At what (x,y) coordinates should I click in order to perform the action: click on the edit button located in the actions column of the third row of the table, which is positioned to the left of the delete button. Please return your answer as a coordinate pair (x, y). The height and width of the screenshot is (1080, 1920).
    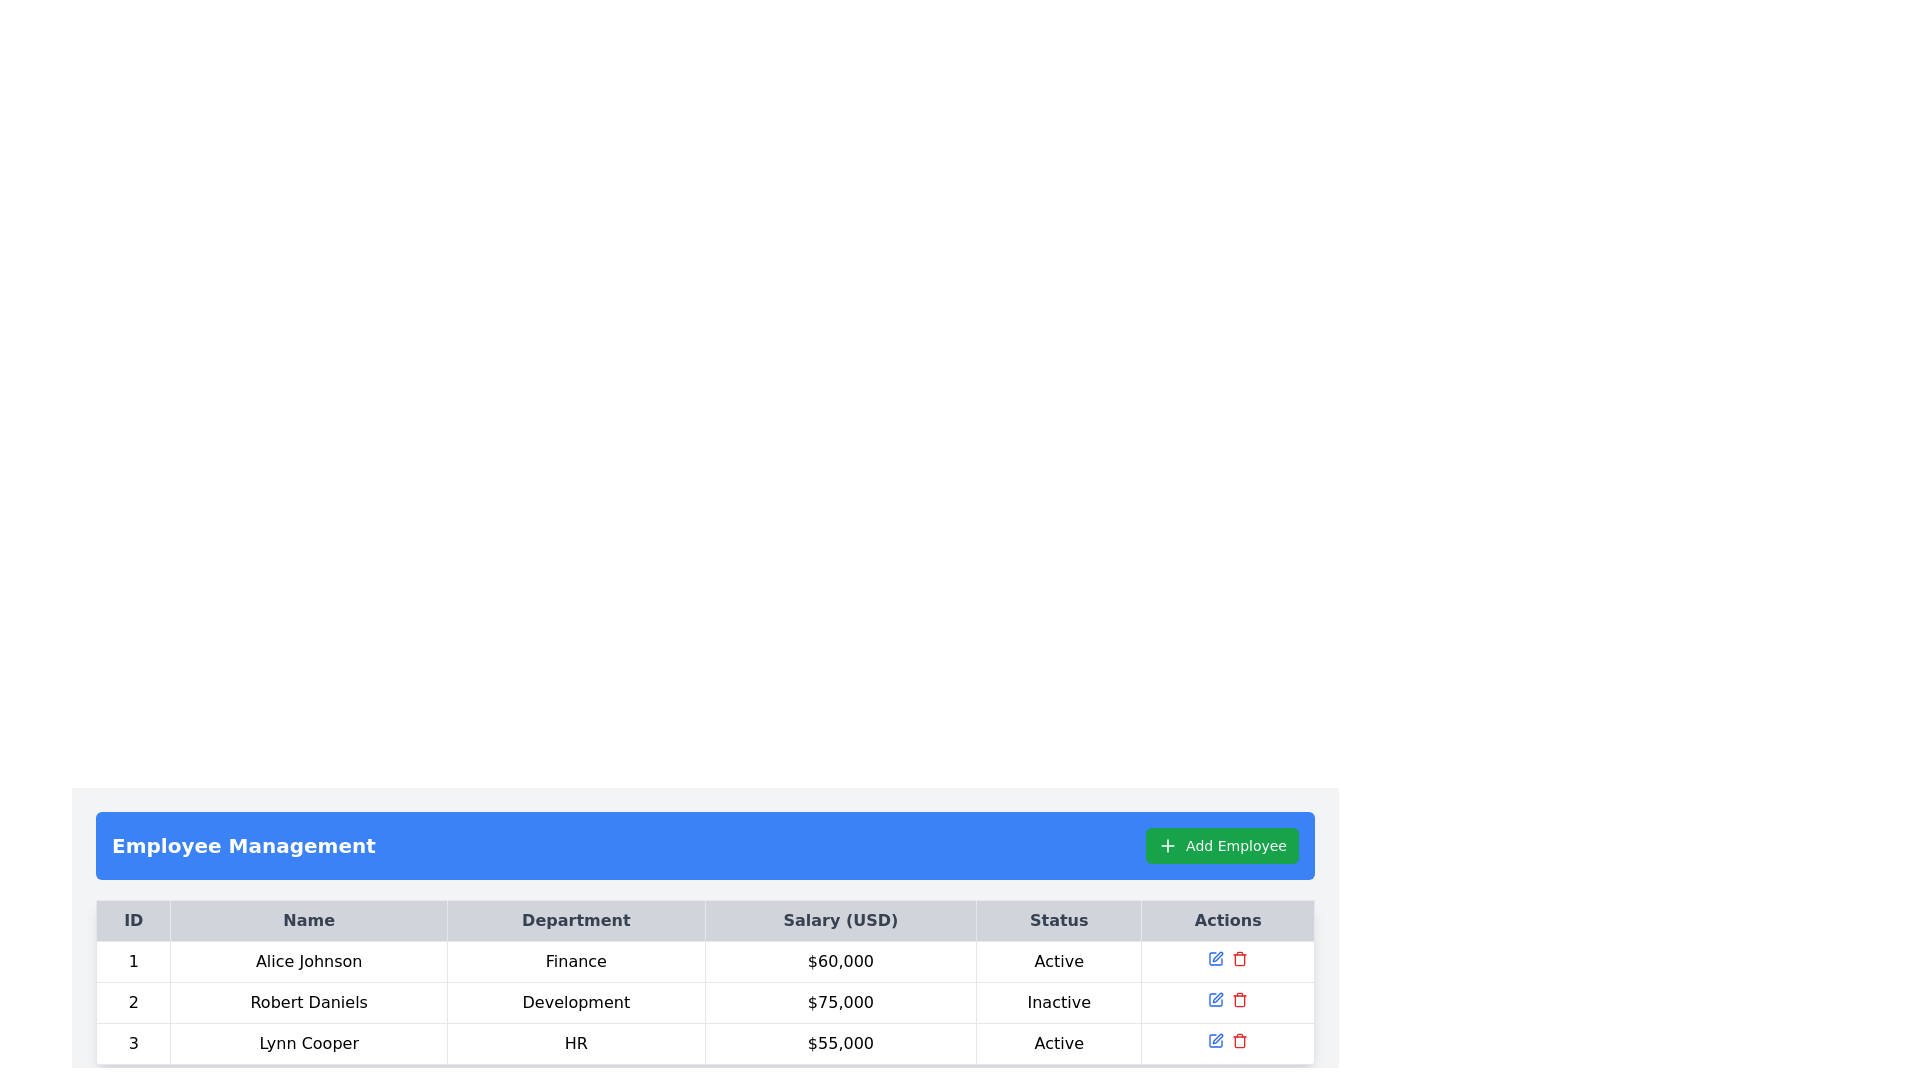
    Looking at the image, I should click on (1217, 998).